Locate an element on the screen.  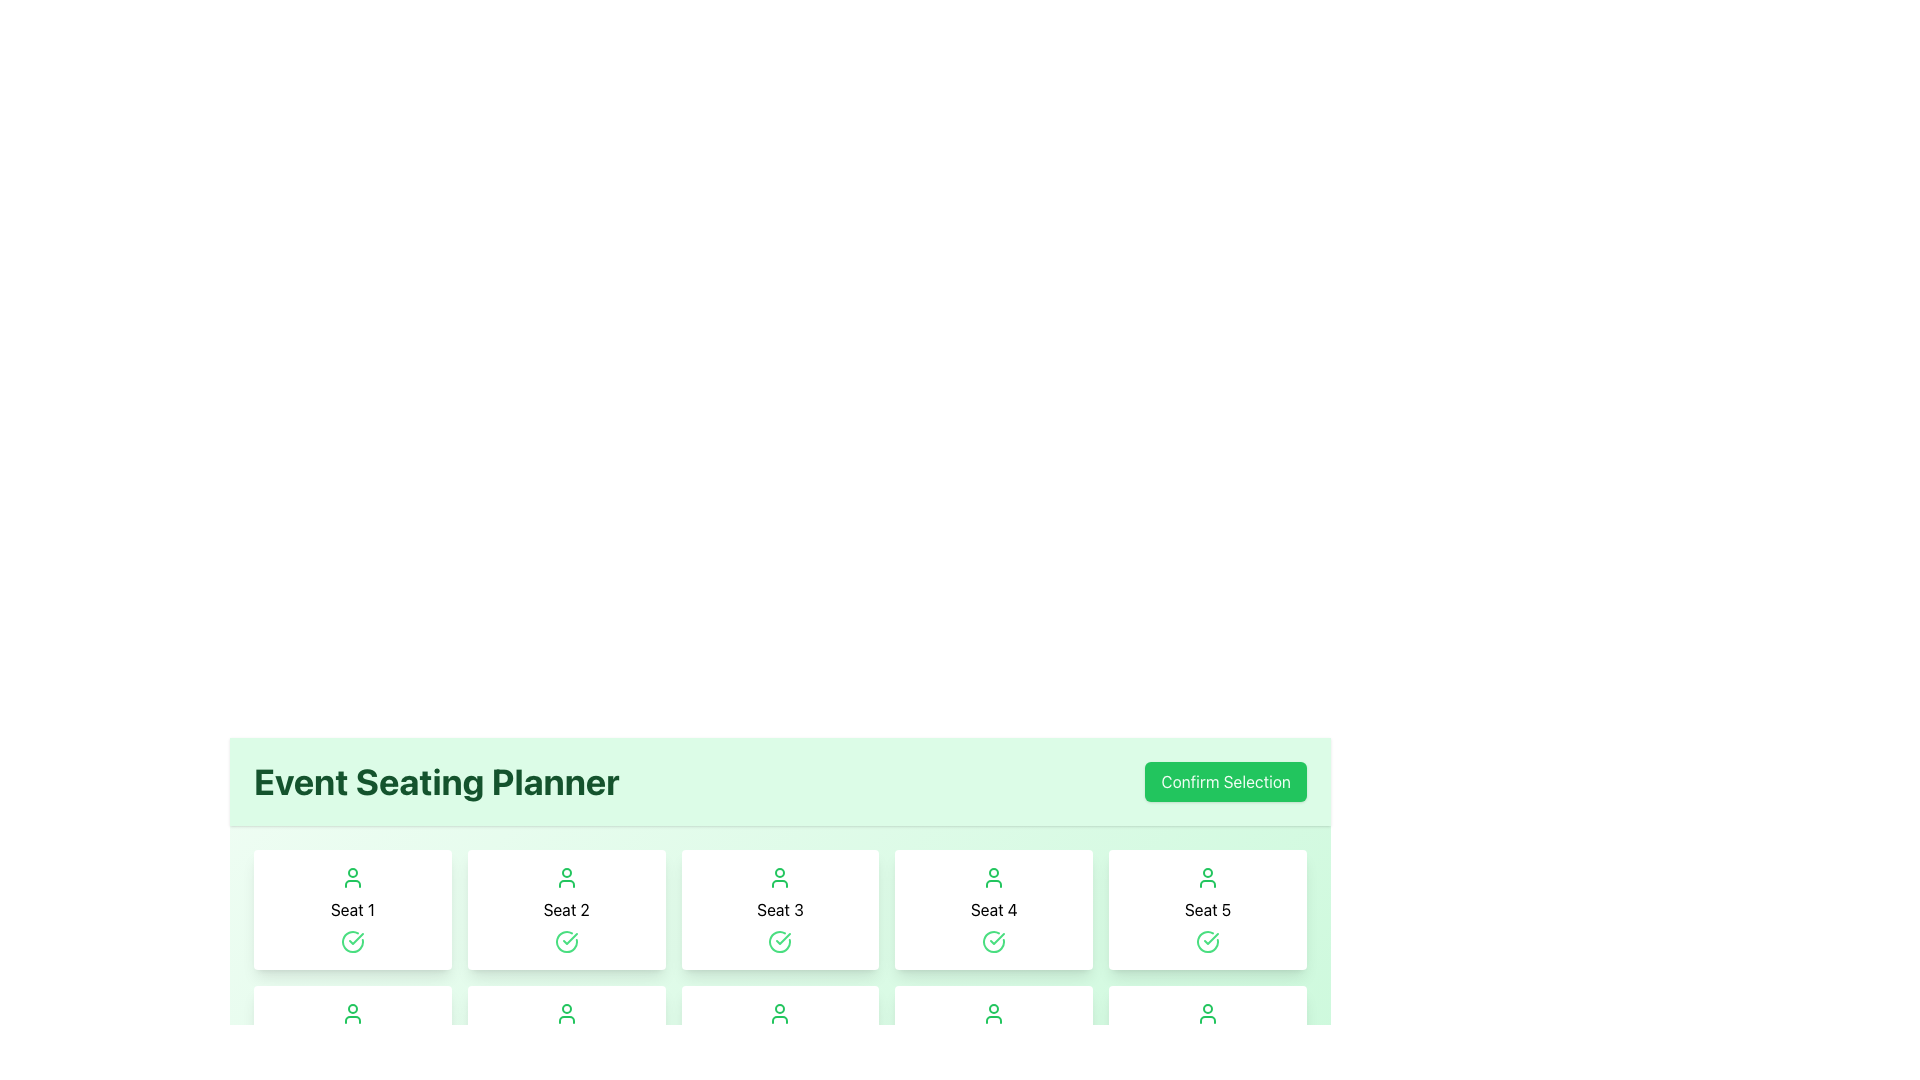
the circular arc element representing the status of 'Seat 4' in the seating interface of the 'Event Seating Planner' is located at coordinates (994, 941).